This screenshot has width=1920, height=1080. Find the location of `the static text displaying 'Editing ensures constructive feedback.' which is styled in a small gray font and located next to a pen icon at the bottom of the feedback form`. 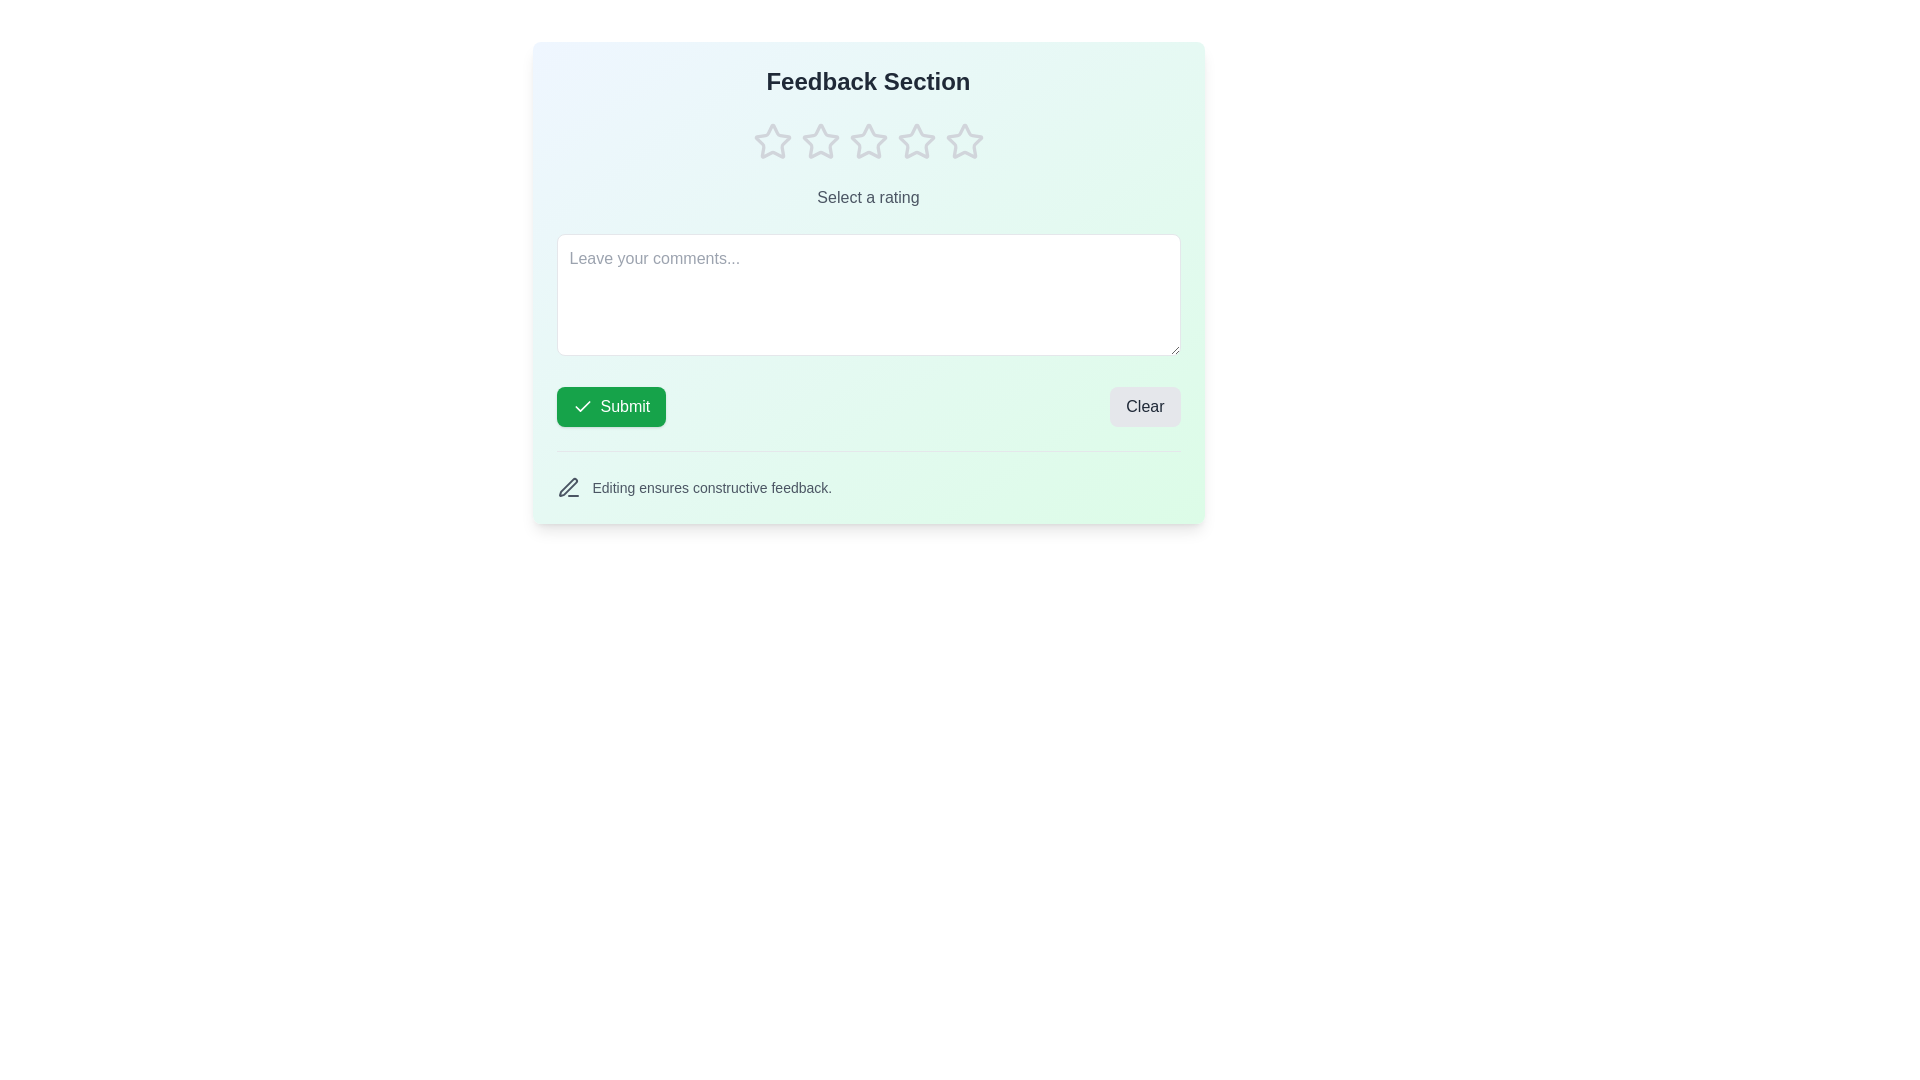

the static text displaying 'Editing ensures constructive feedback.' which is styled in a small gray font and located next to a pen icon at the bottom of the feedback form is located at coordinates (712, 488).